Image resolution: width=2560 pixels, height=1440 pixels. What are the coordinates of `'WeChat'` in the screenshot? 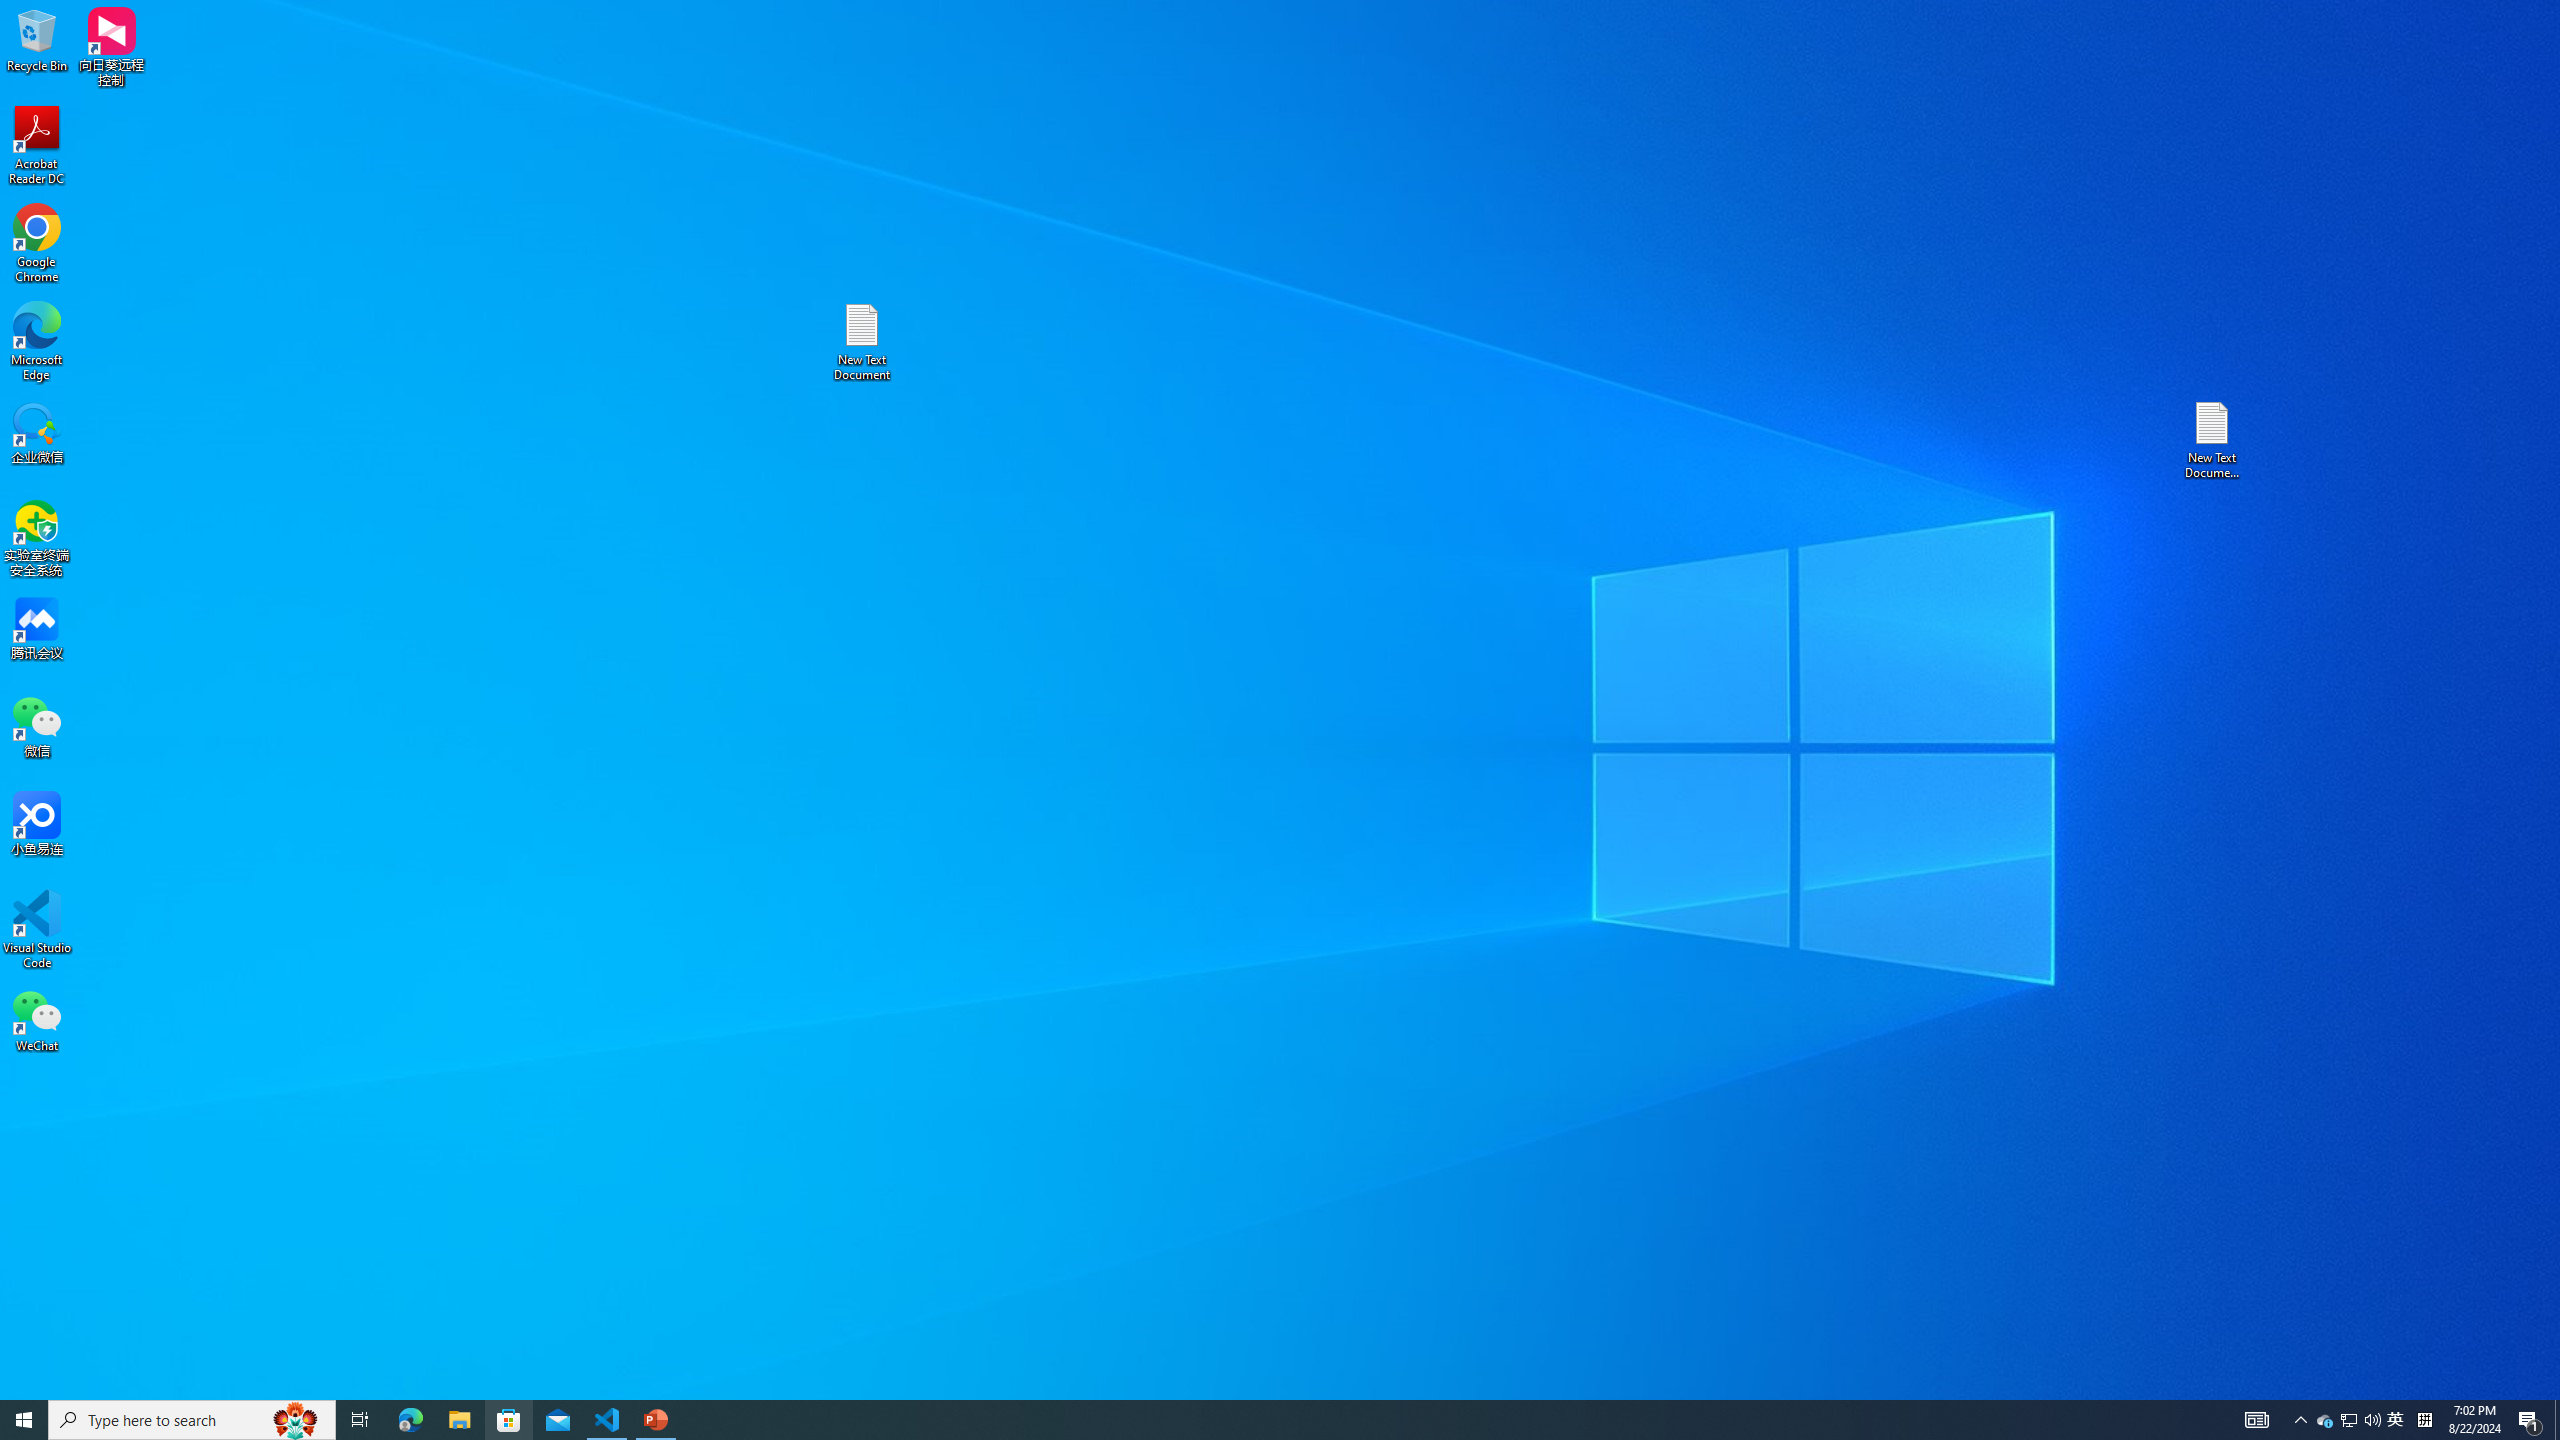 It's located at (36, 1019).